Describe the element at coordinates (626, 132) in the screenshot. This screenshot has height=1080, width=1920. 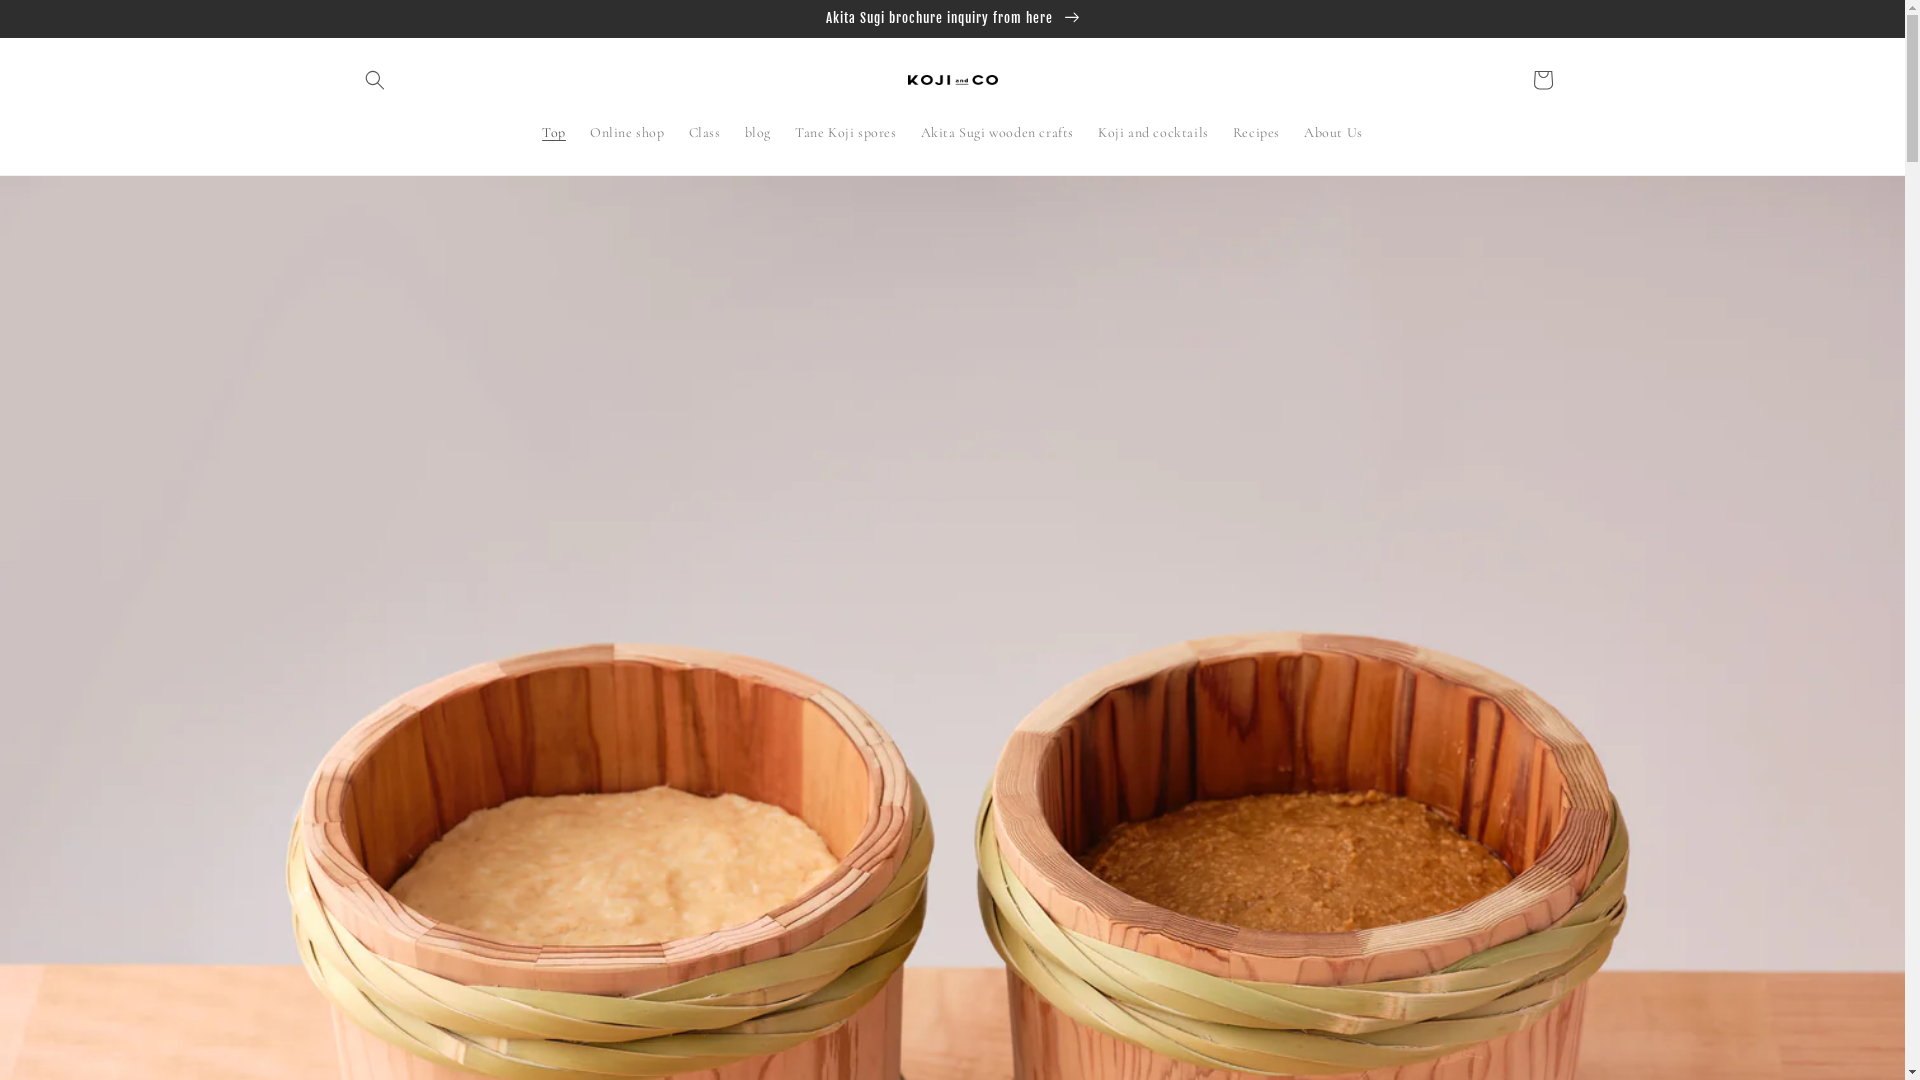
I see `'Online shop'` at that location.